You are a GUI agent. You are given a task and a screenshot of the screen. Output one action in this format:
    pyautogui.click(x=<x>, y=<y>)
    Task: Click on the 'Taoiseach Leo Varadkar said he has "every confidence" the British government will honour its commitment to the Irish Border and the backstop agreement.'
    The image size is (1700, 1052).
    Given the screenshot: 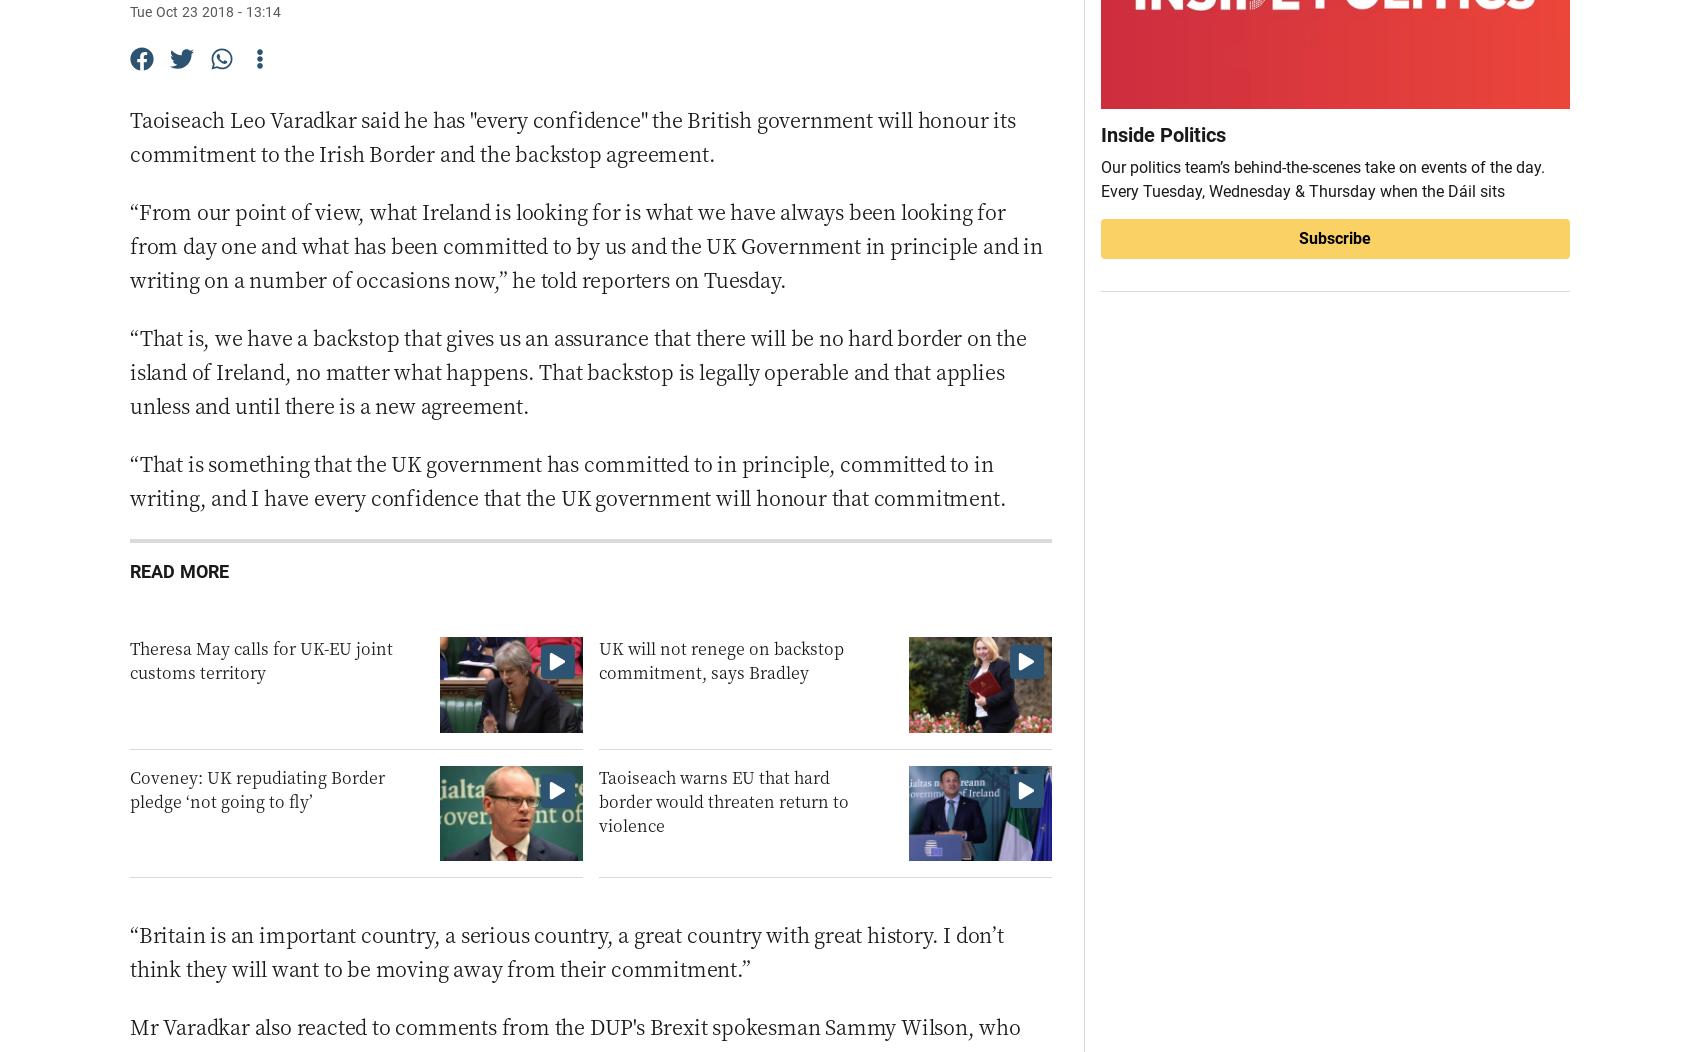 What is the action you would take?
    pyautogui.click(x=571, y=135)
    